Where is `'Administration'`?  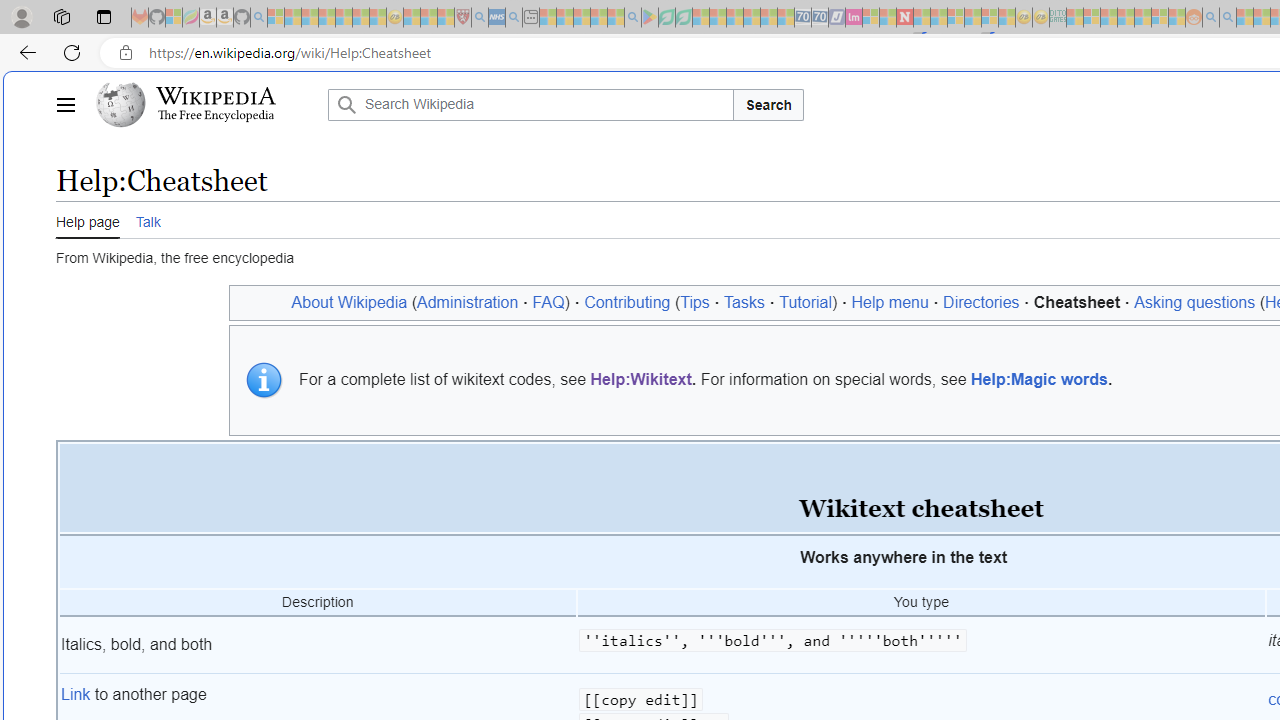 'Administration' is located at coordinates (466, 302).